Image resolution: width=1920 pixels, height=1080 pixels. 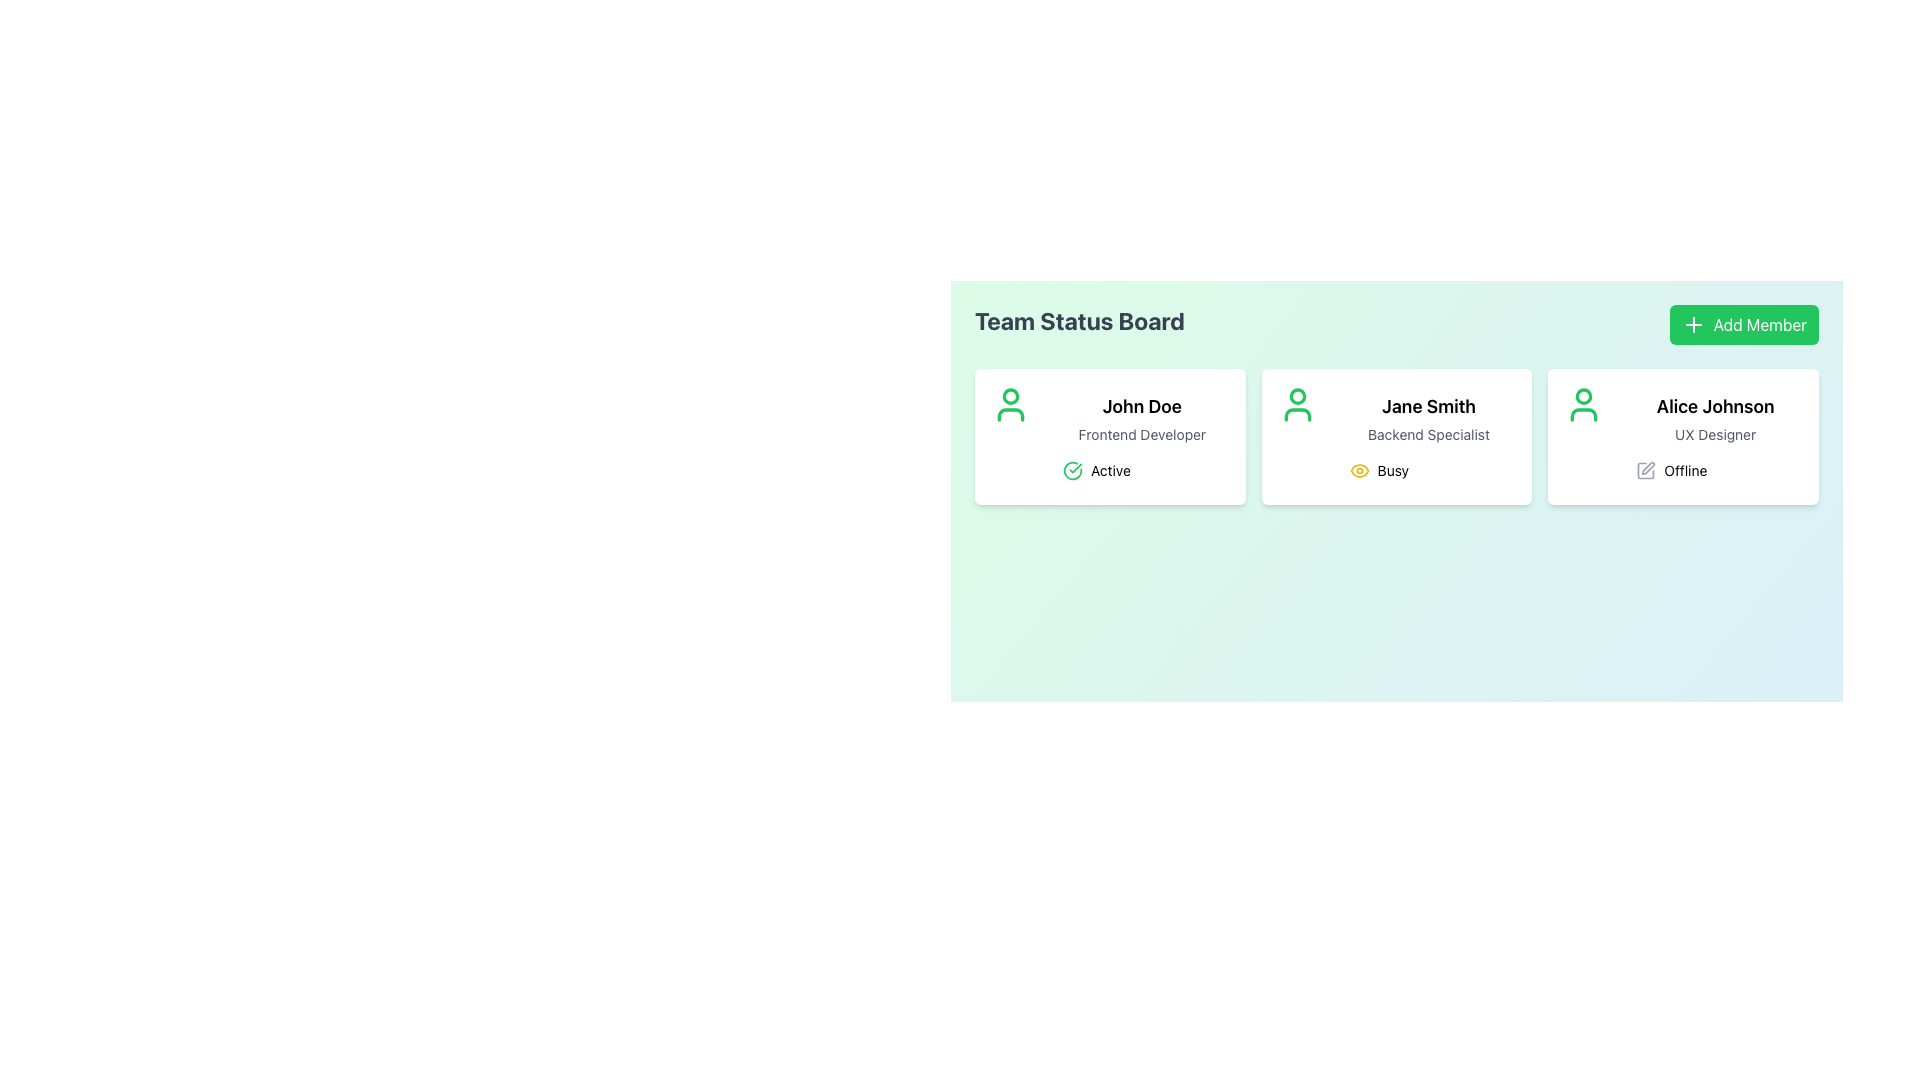 What do you see at coordinates (1359, 470) in the screenshot?
I see `the eye icon located within the card labeled 'Jane Smith', positioned to the right of the text 'Busy', serving as a status indicator for visibility` at bounding box center [1359, 470].